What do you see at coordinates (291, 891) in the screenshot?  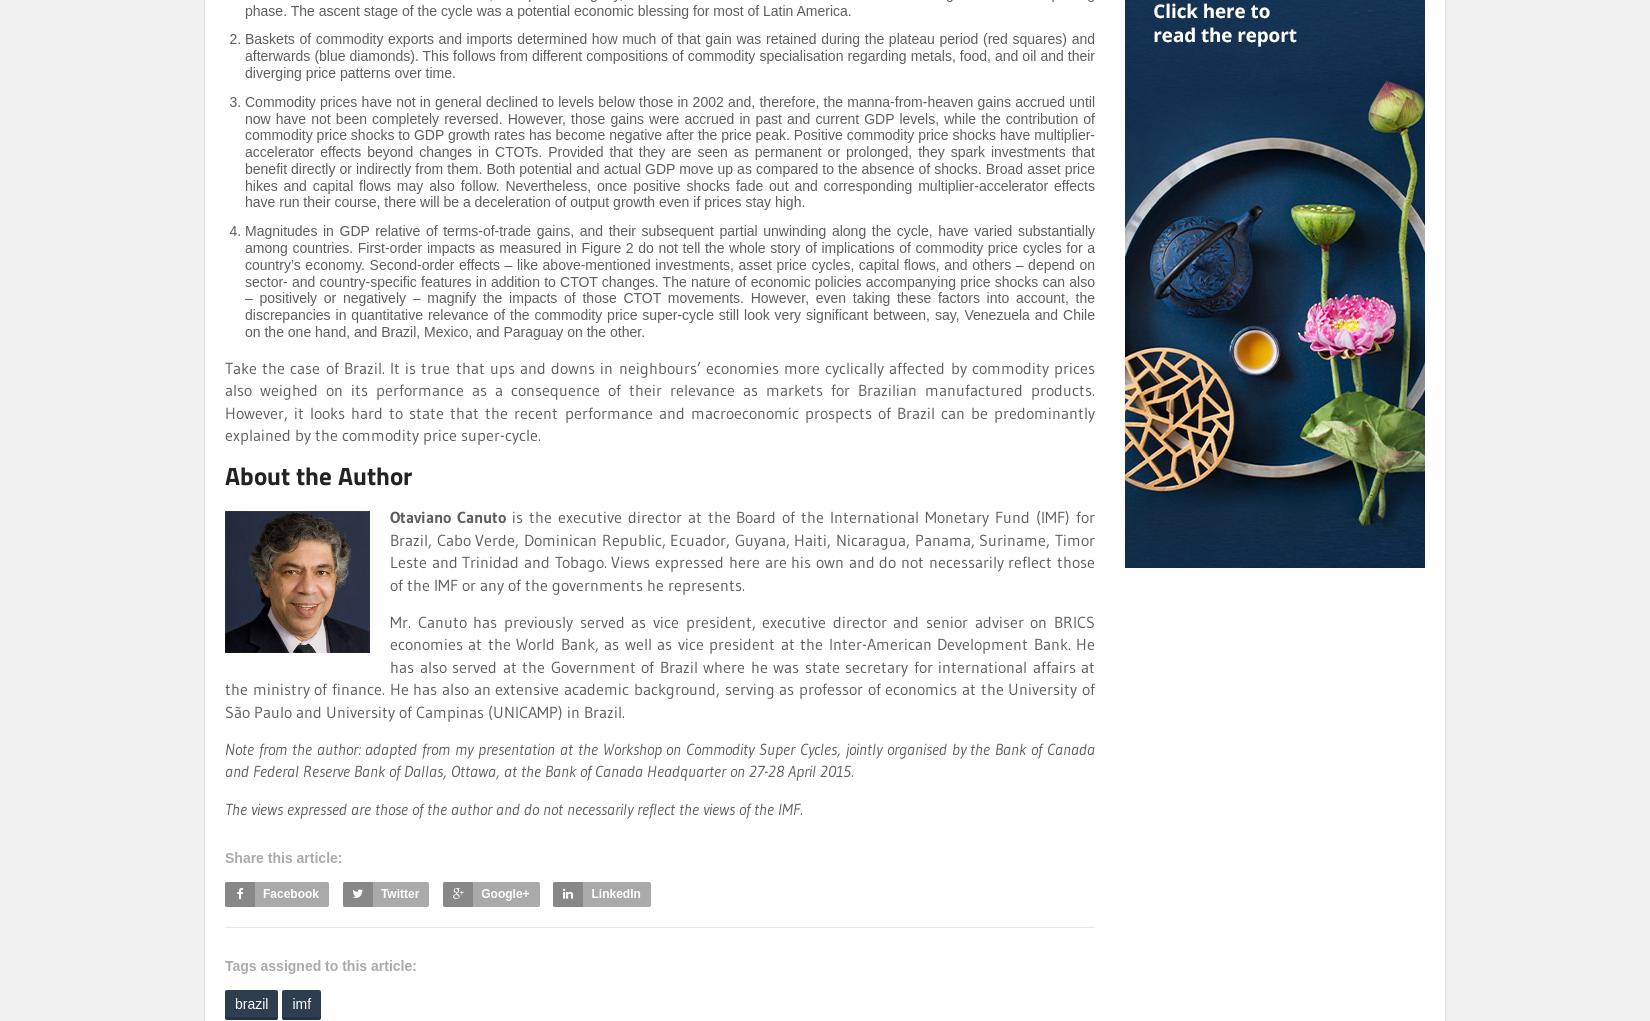 I see `'Facebook'` at bounding box center [291, 891].